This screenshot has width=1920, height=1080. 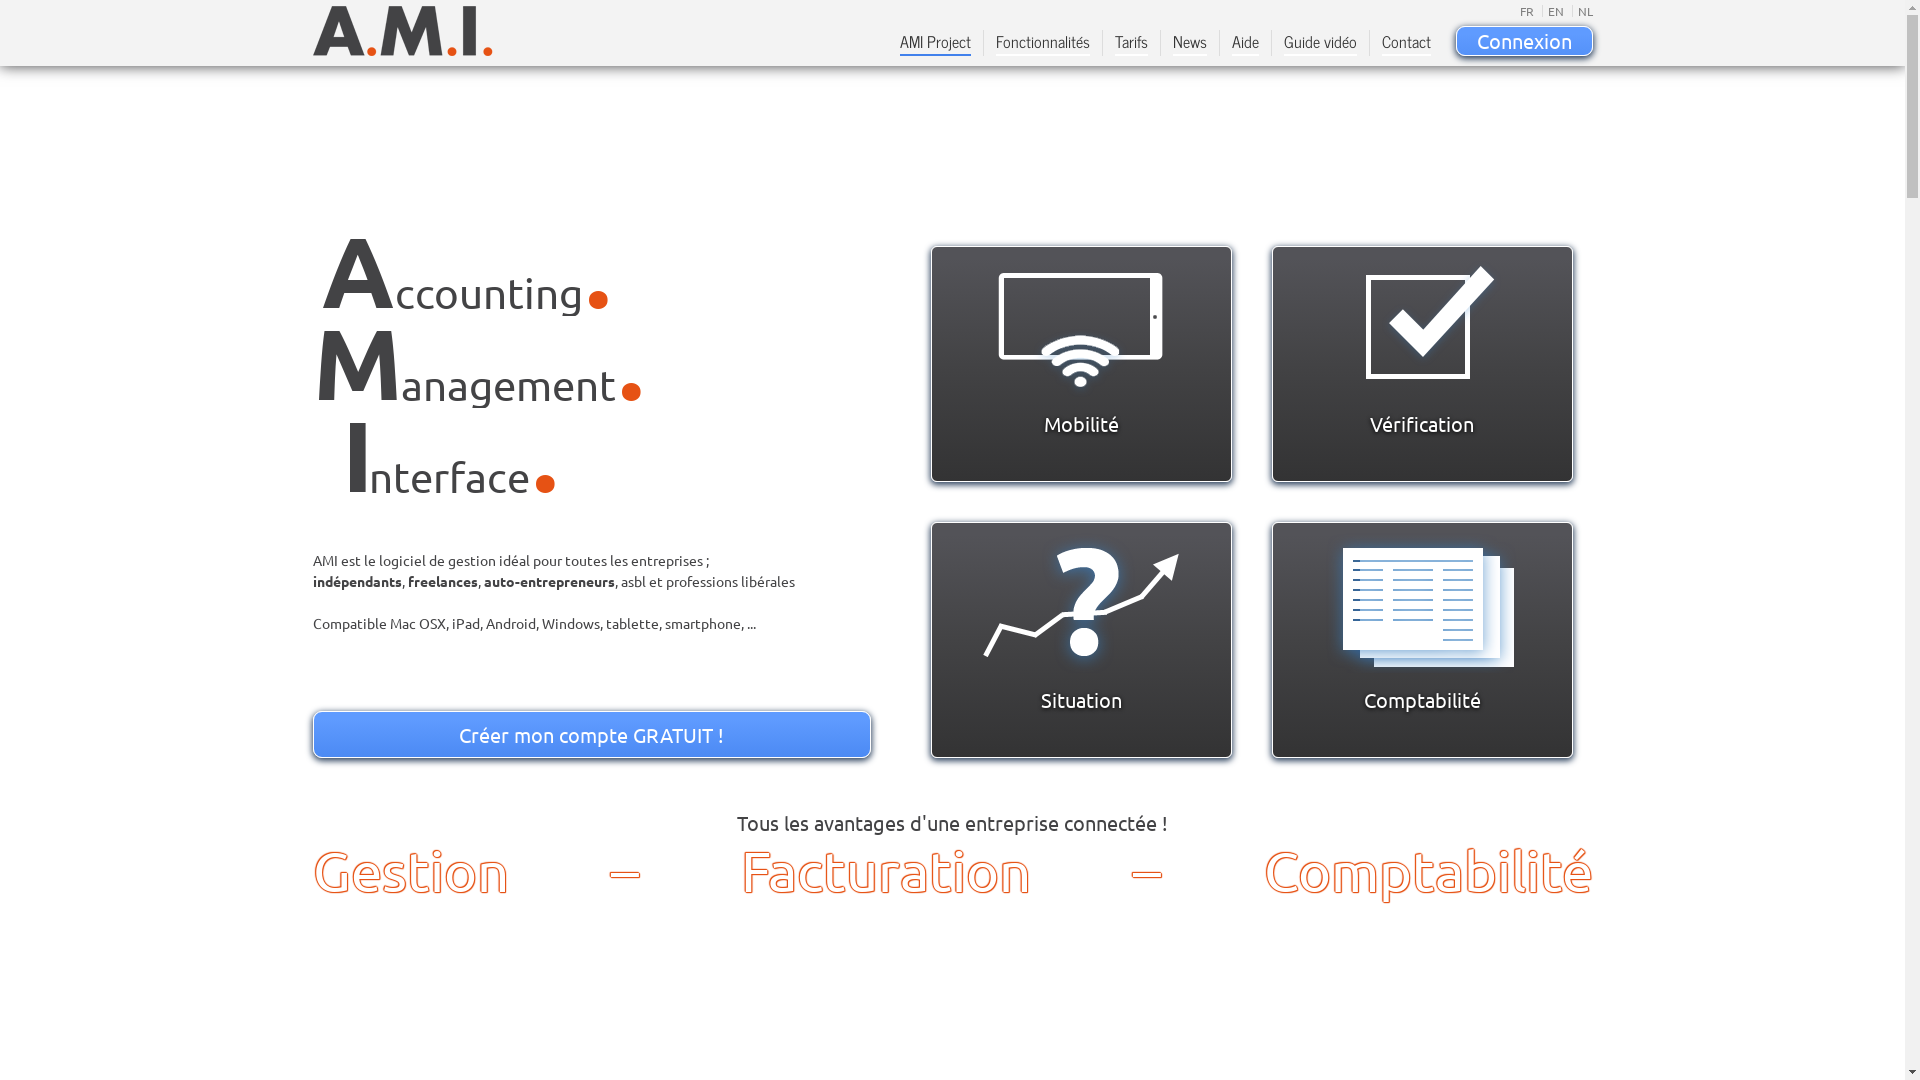 I want to click on 'AMI Project', so click(x=934, y=44).